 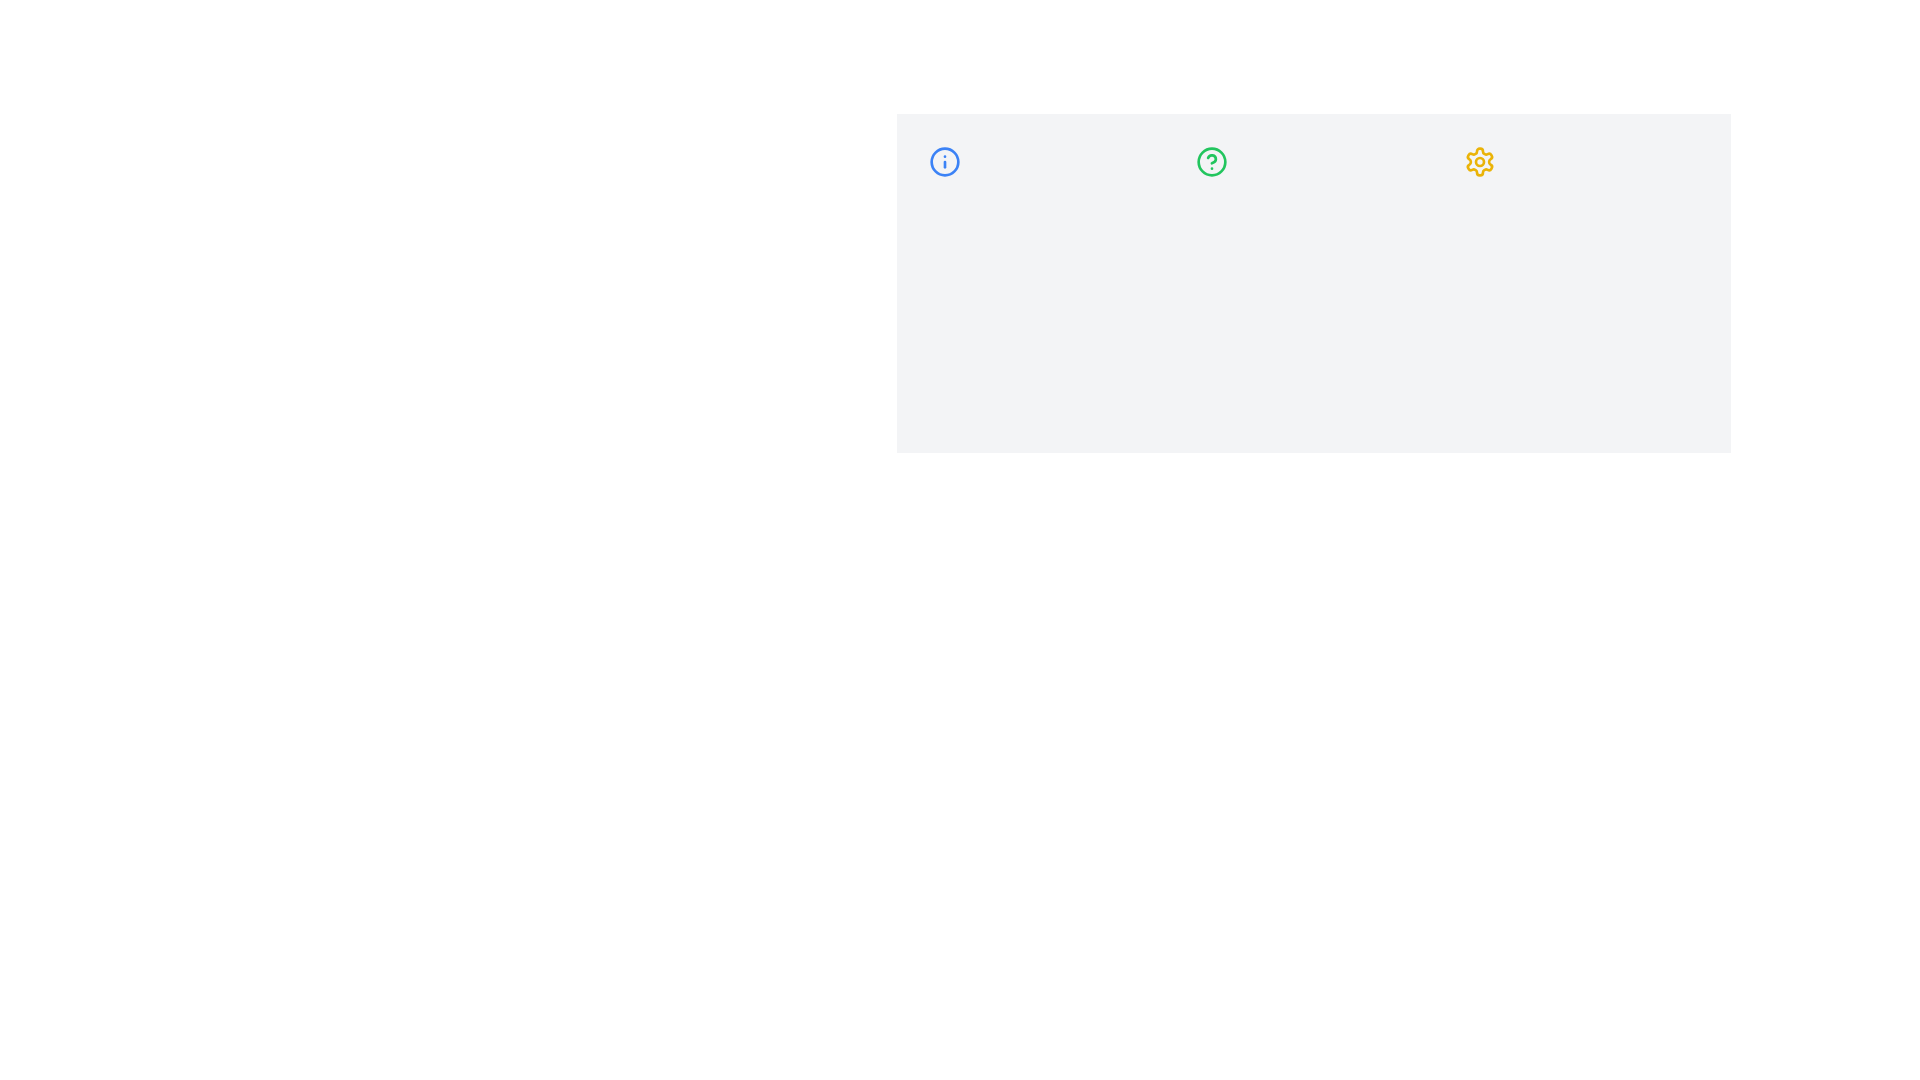 I want to click on the gear icon, which symbolizes settings or configuration options, so click(x=1479, y=161).